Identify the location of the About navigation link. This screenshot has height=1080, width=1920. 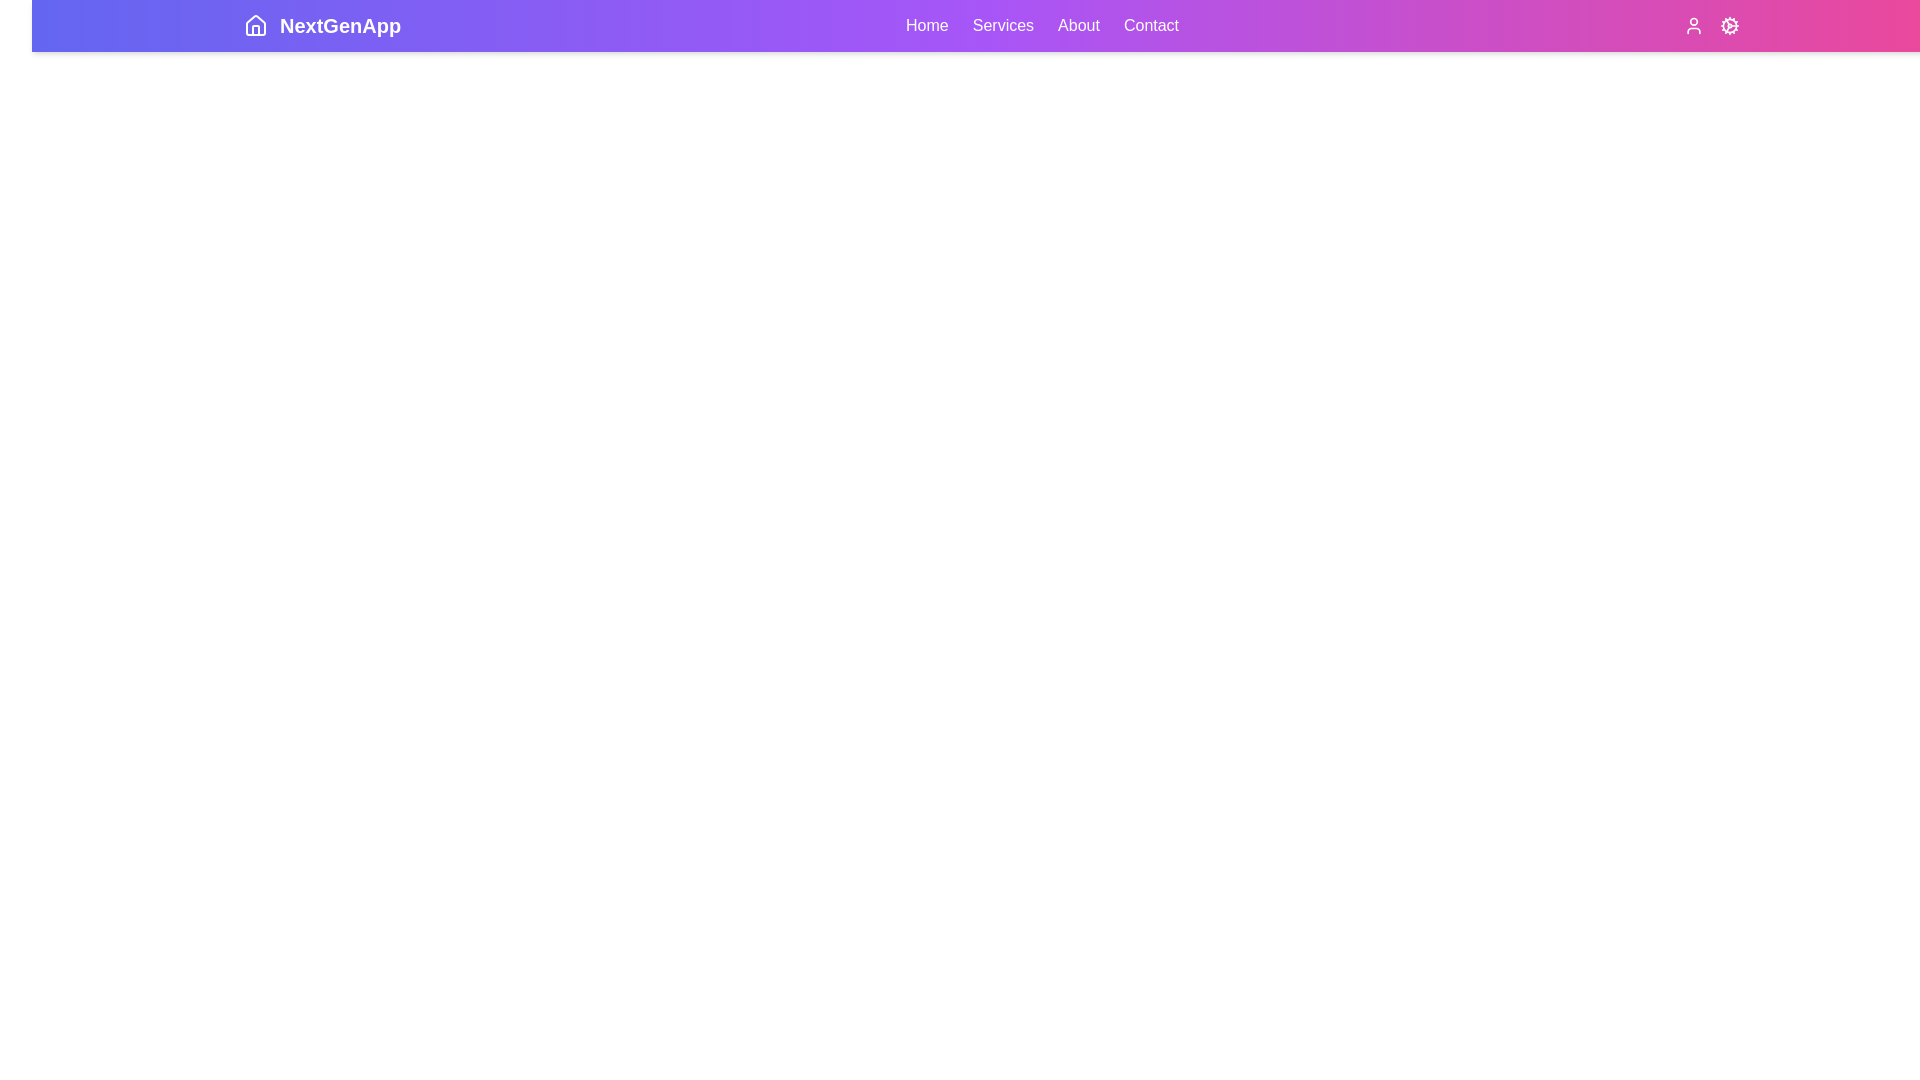
(1078, 26).